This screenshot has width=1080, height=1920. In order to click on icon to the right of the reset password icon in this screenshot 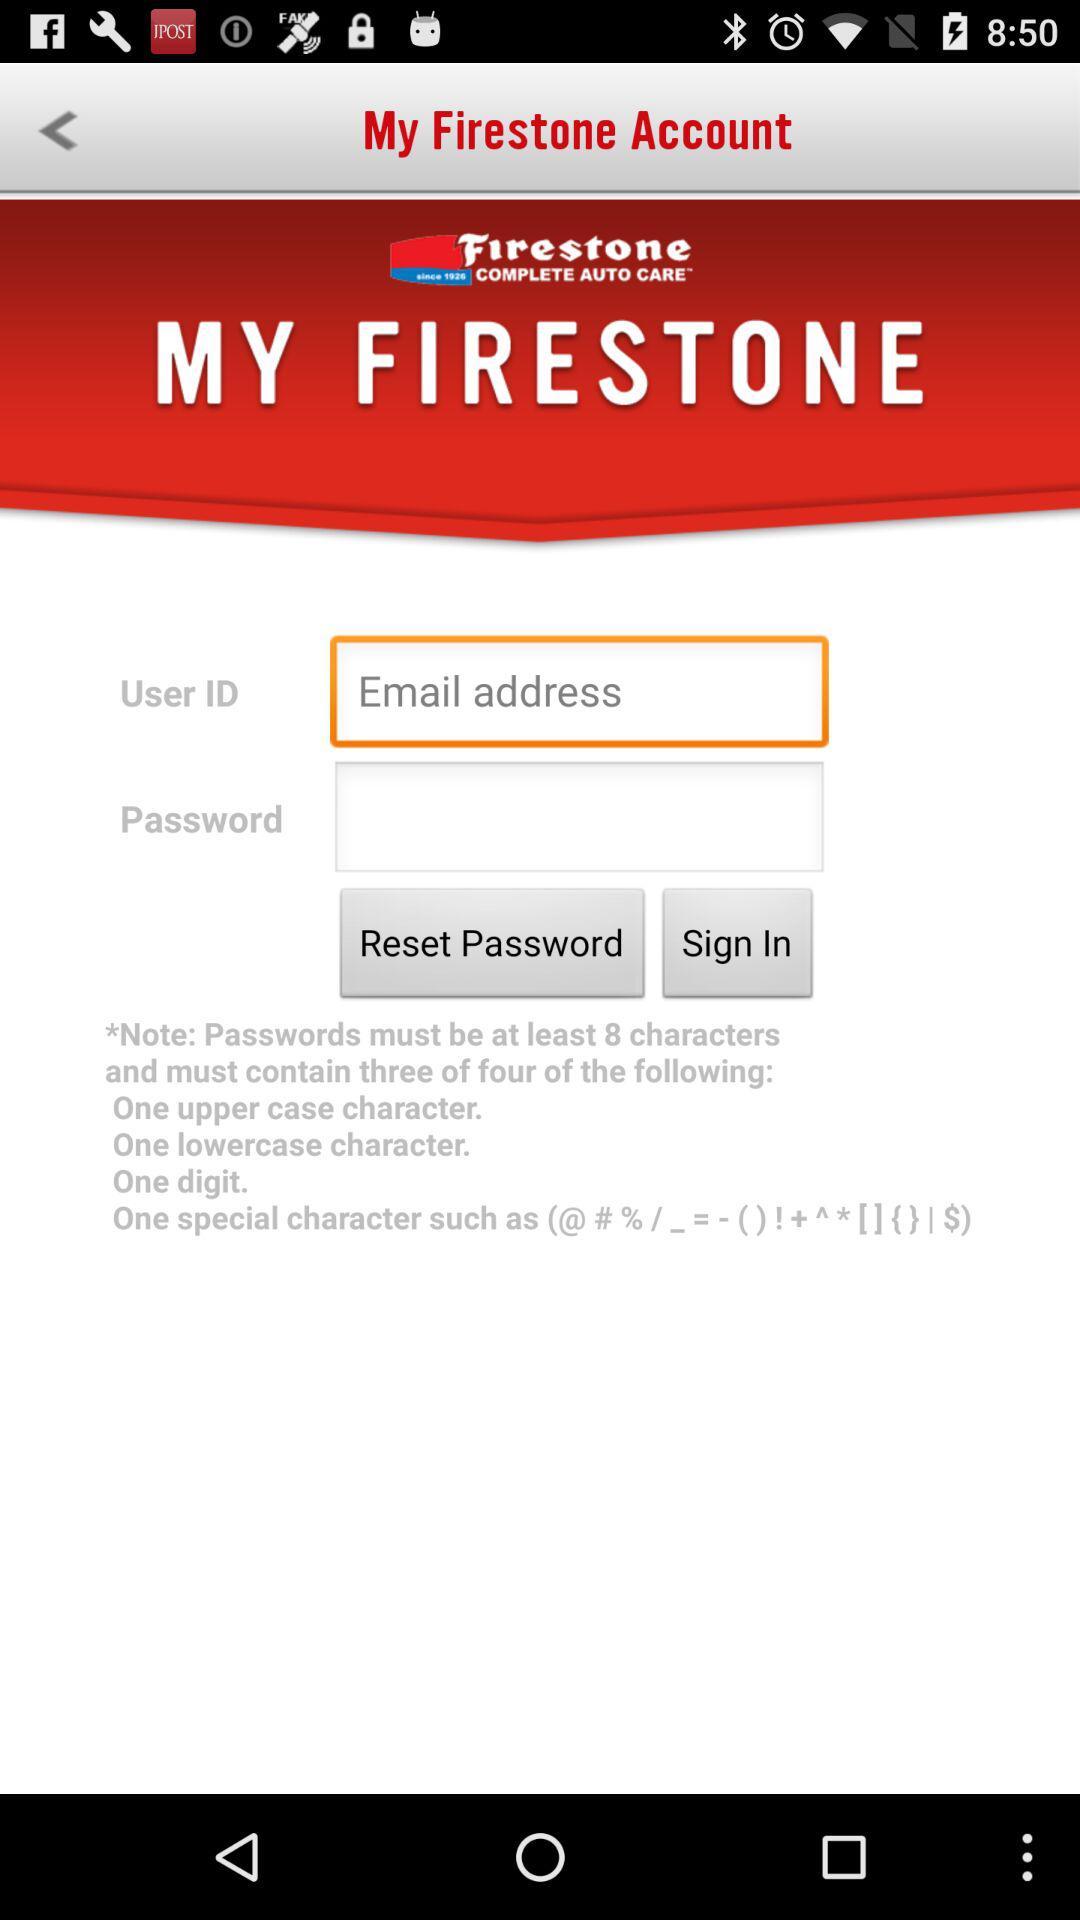, I will do `click(737, 947)`.